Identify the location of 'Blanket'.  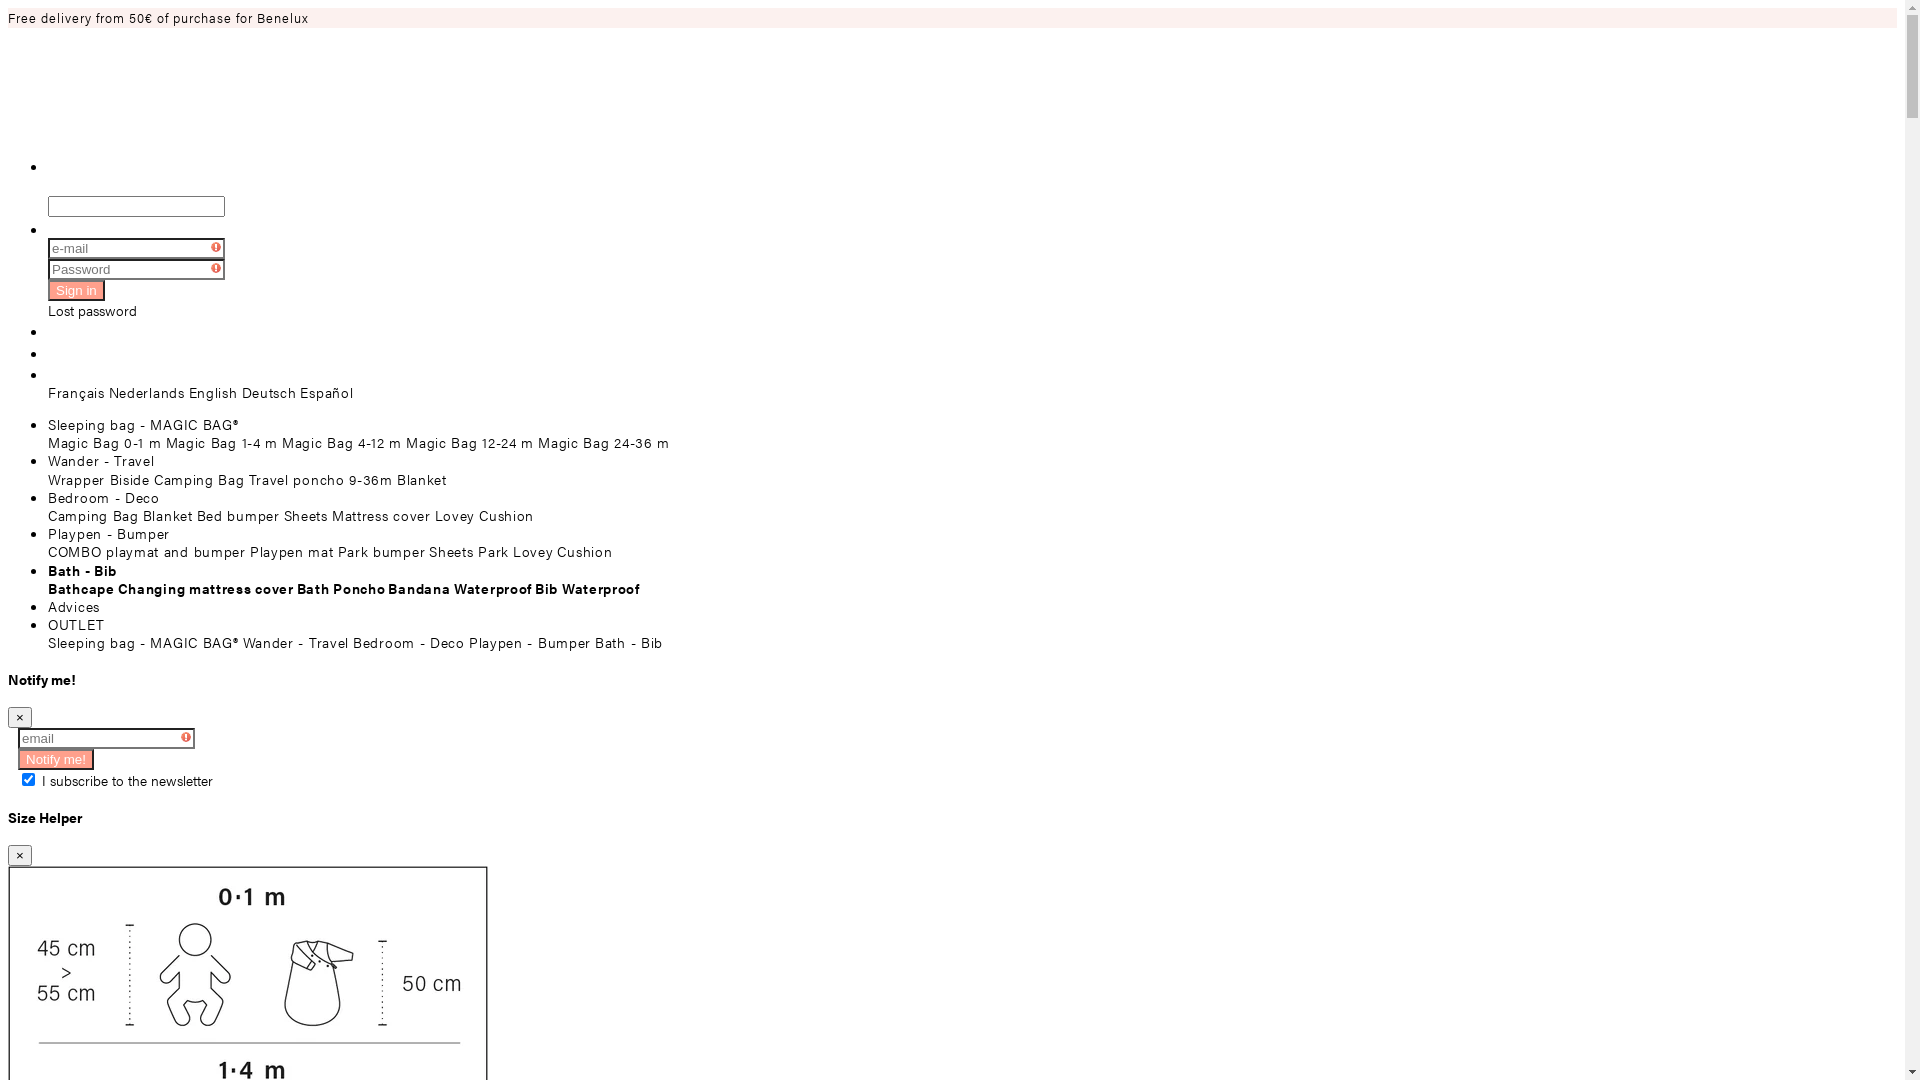
(421, 478).